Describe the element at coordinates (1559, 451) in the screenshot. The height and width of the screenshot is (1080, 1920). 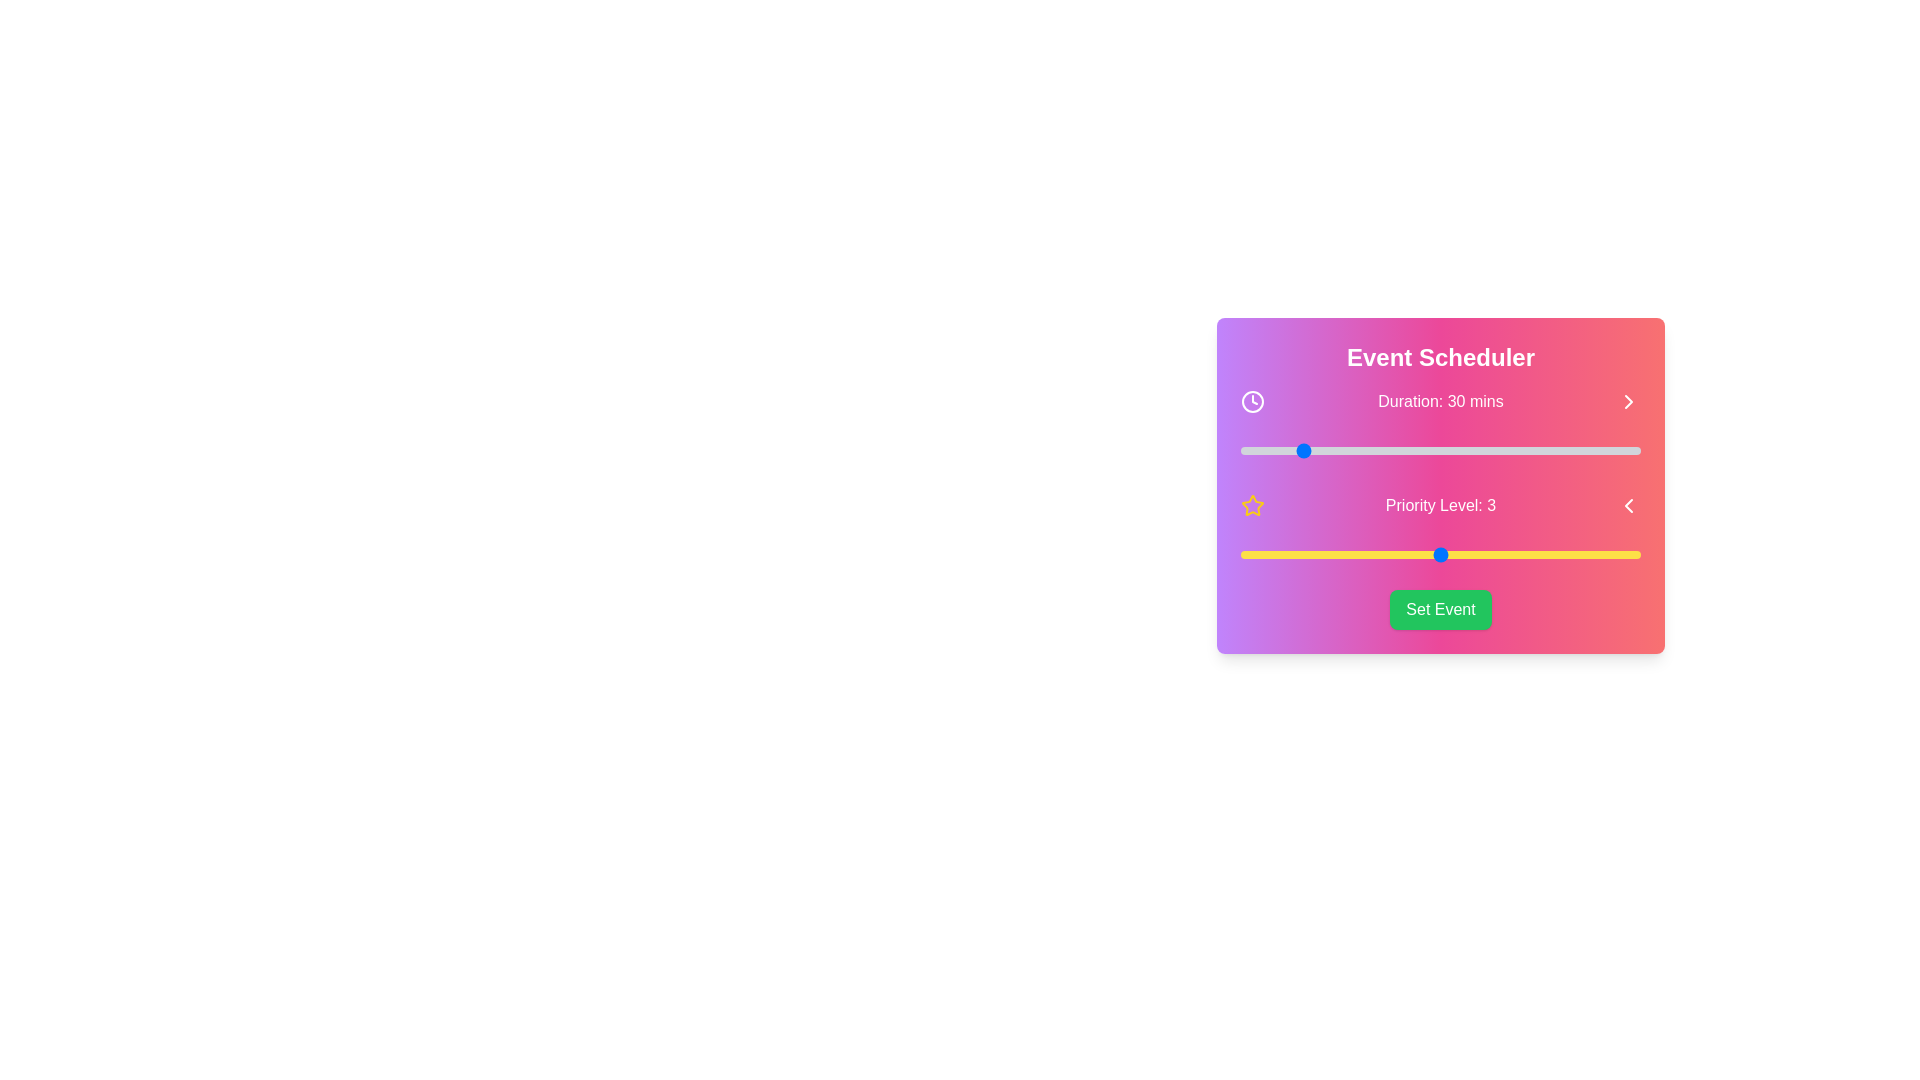
I see `the slider` at that location.